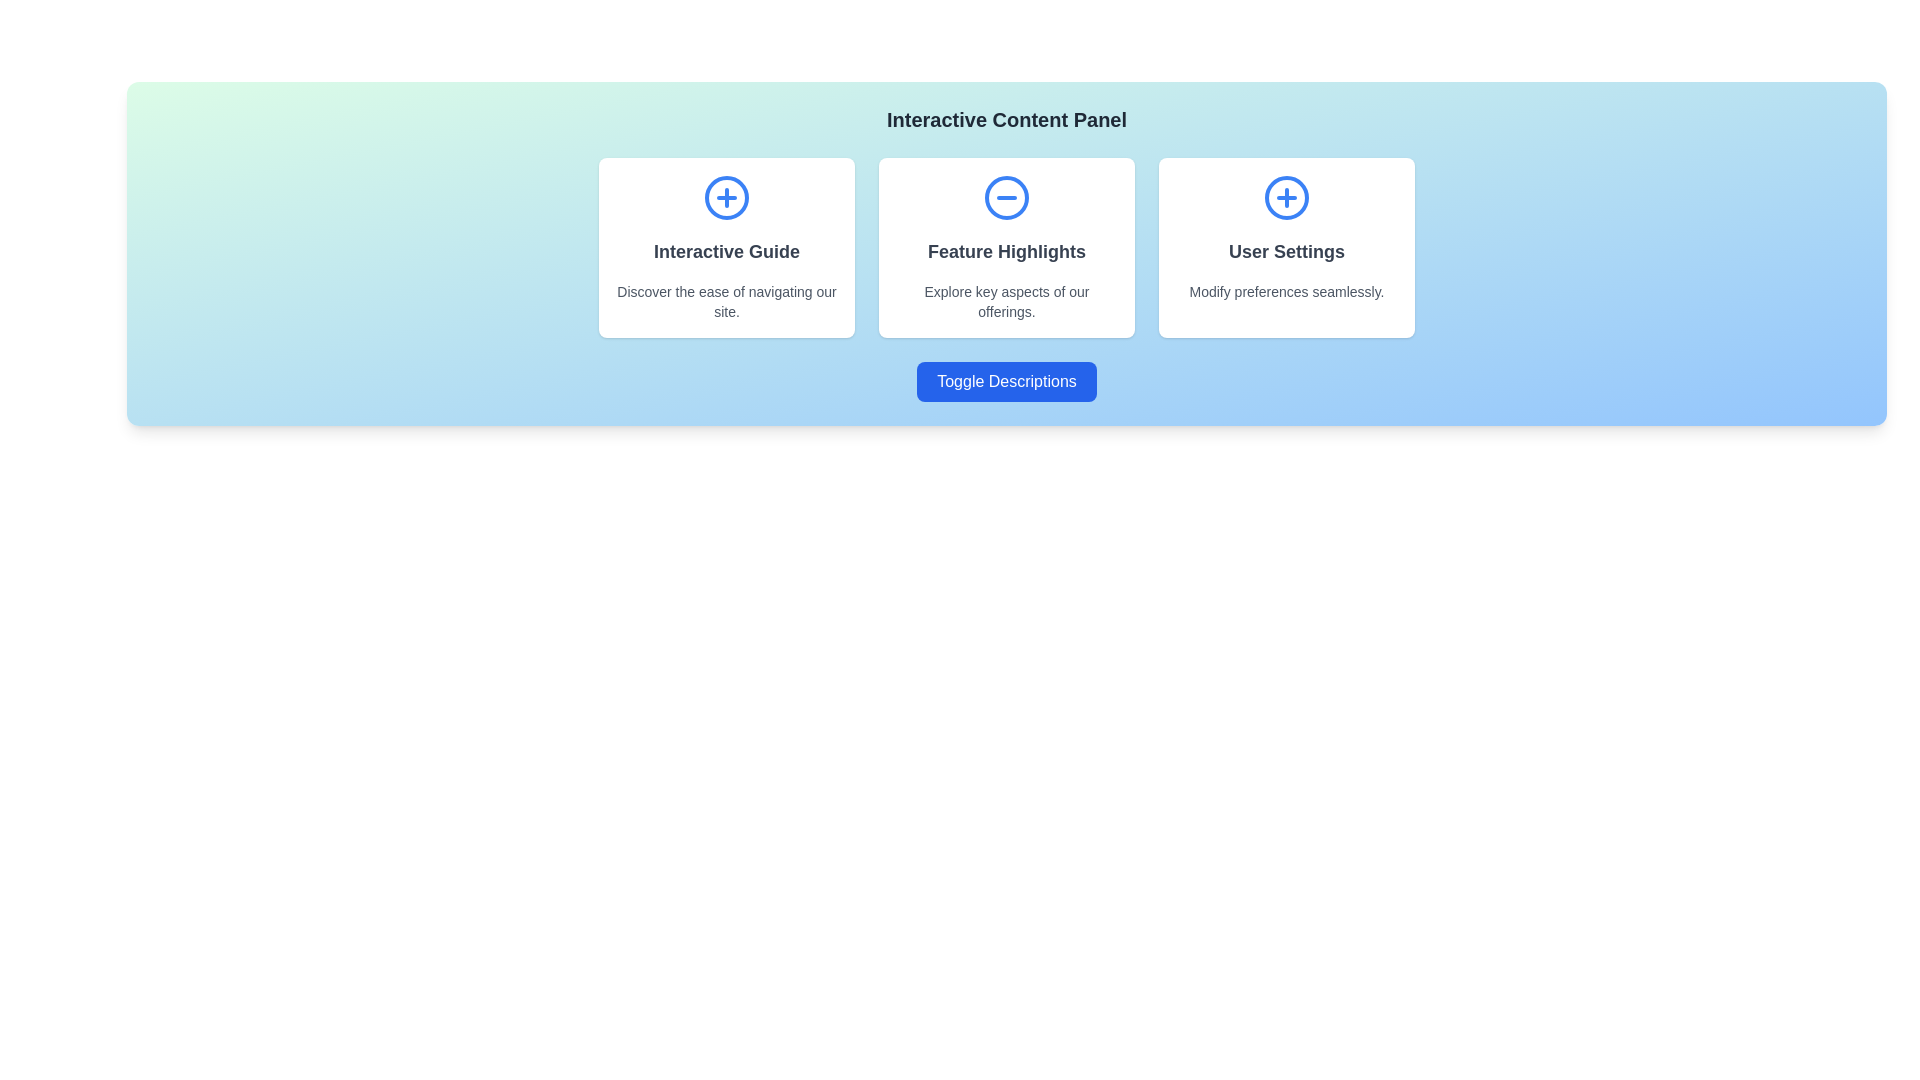 This screenshot has width=1920, height=1080. I want to click on the Text label that serves as the title of the card, positioned in the upper-middle section of the card layout, so click(1007, 250).